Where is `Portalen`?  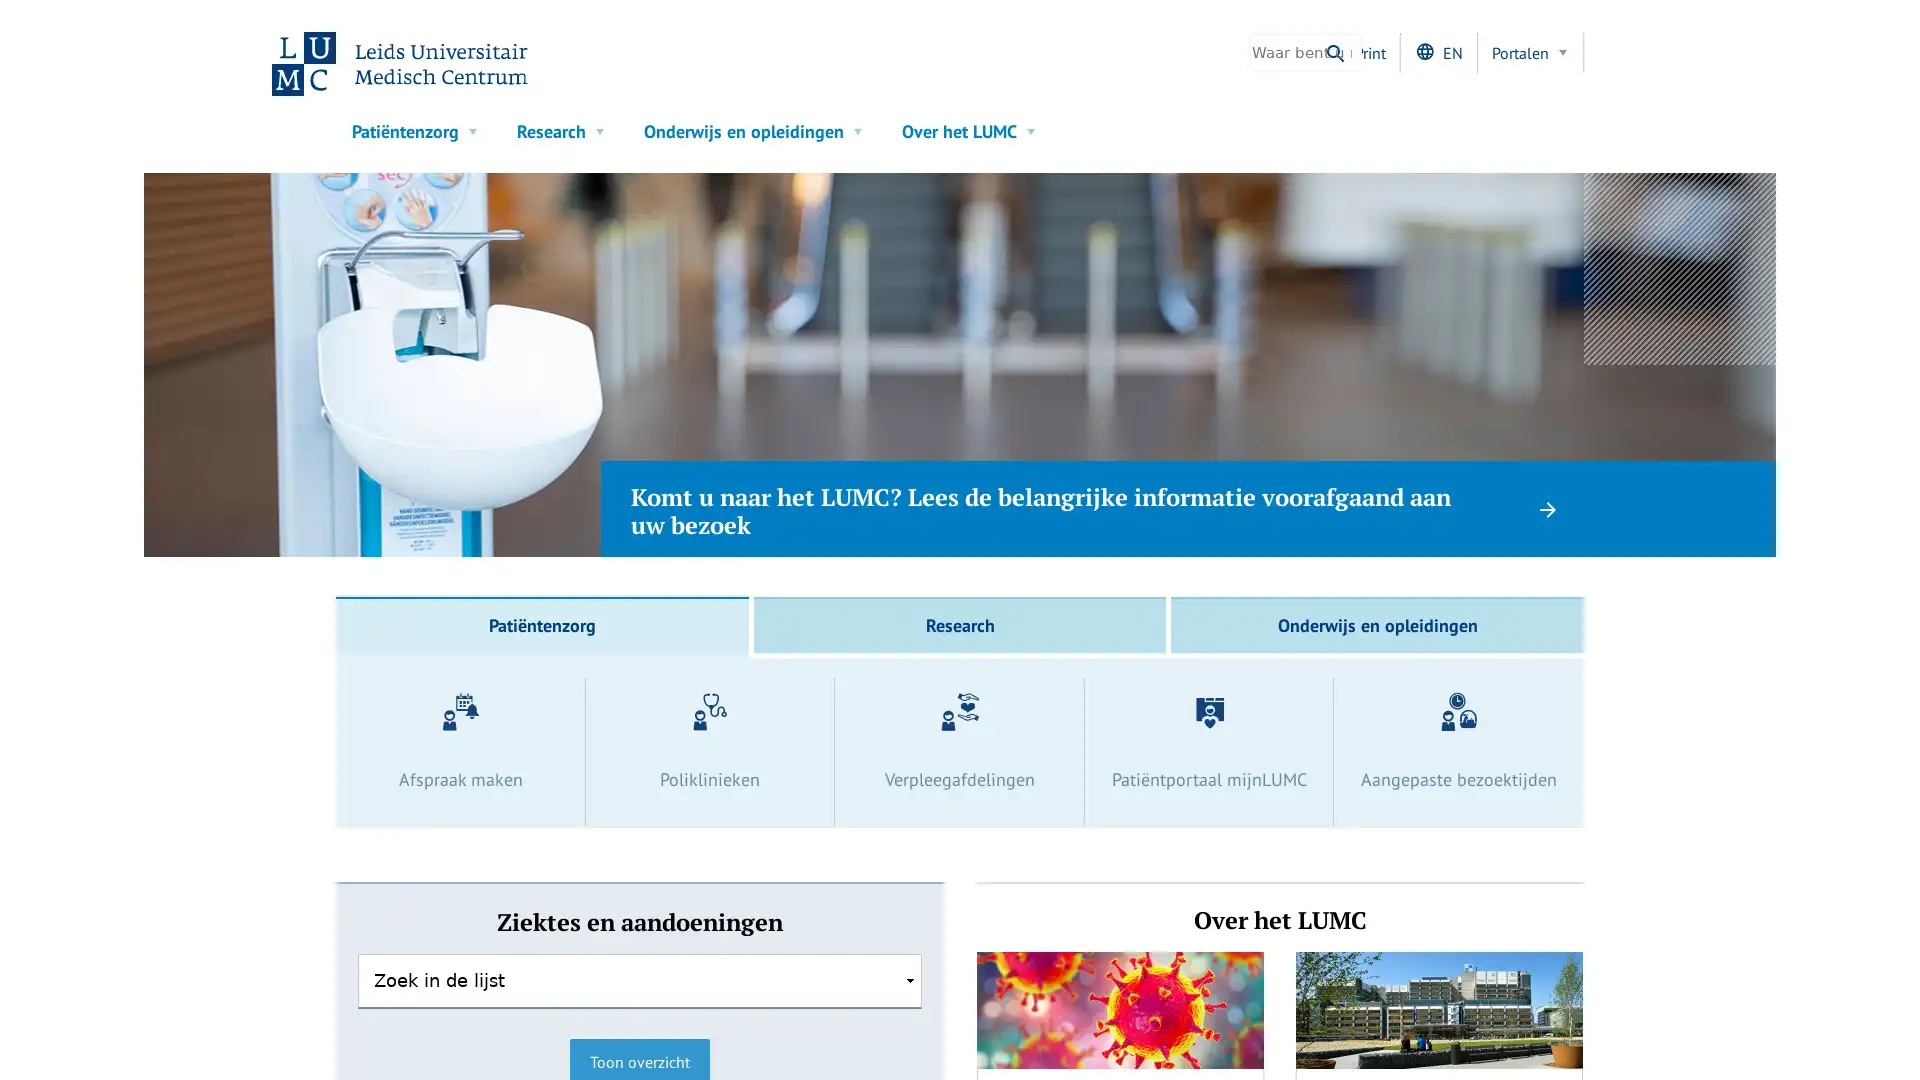
Portalen is located at coordinates (1530, 52).